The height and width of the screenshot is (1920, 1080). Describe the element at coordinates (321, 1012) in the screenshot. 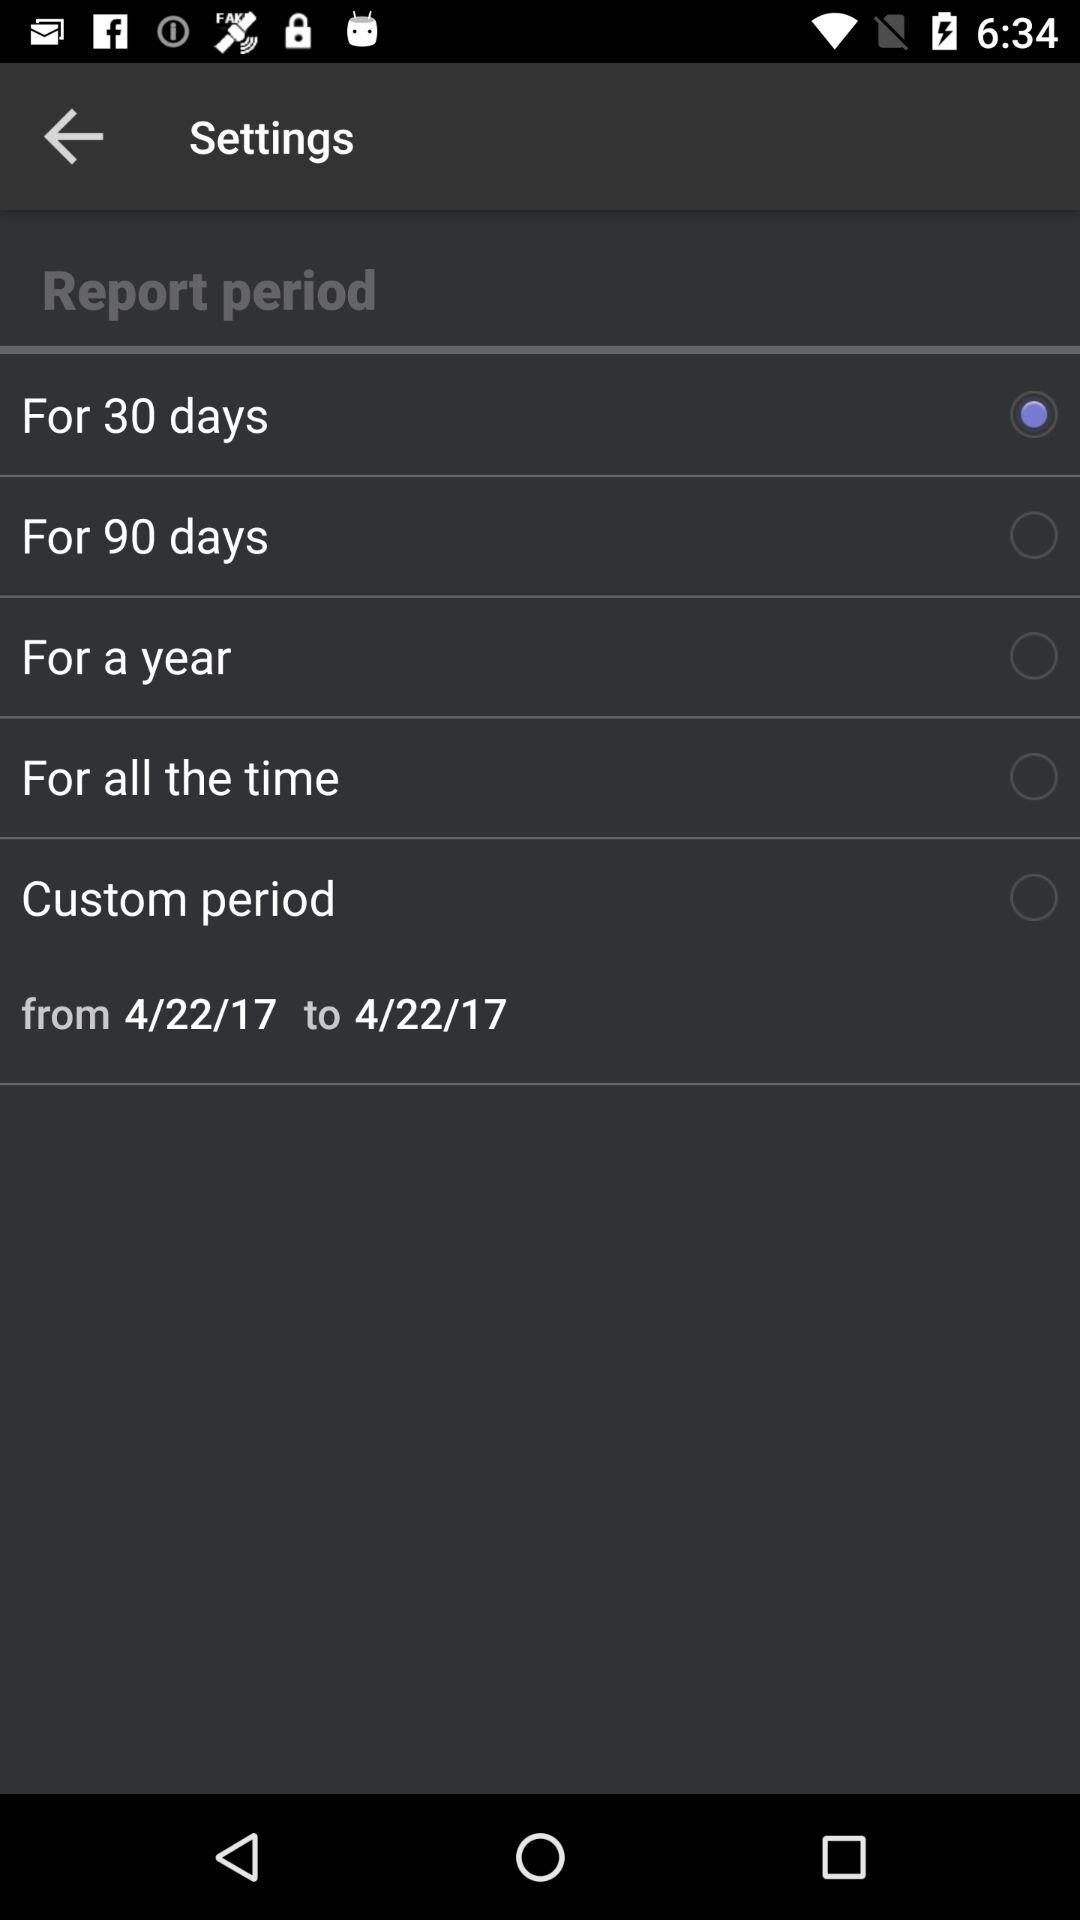

I see `icon below custom period icon` at that location.